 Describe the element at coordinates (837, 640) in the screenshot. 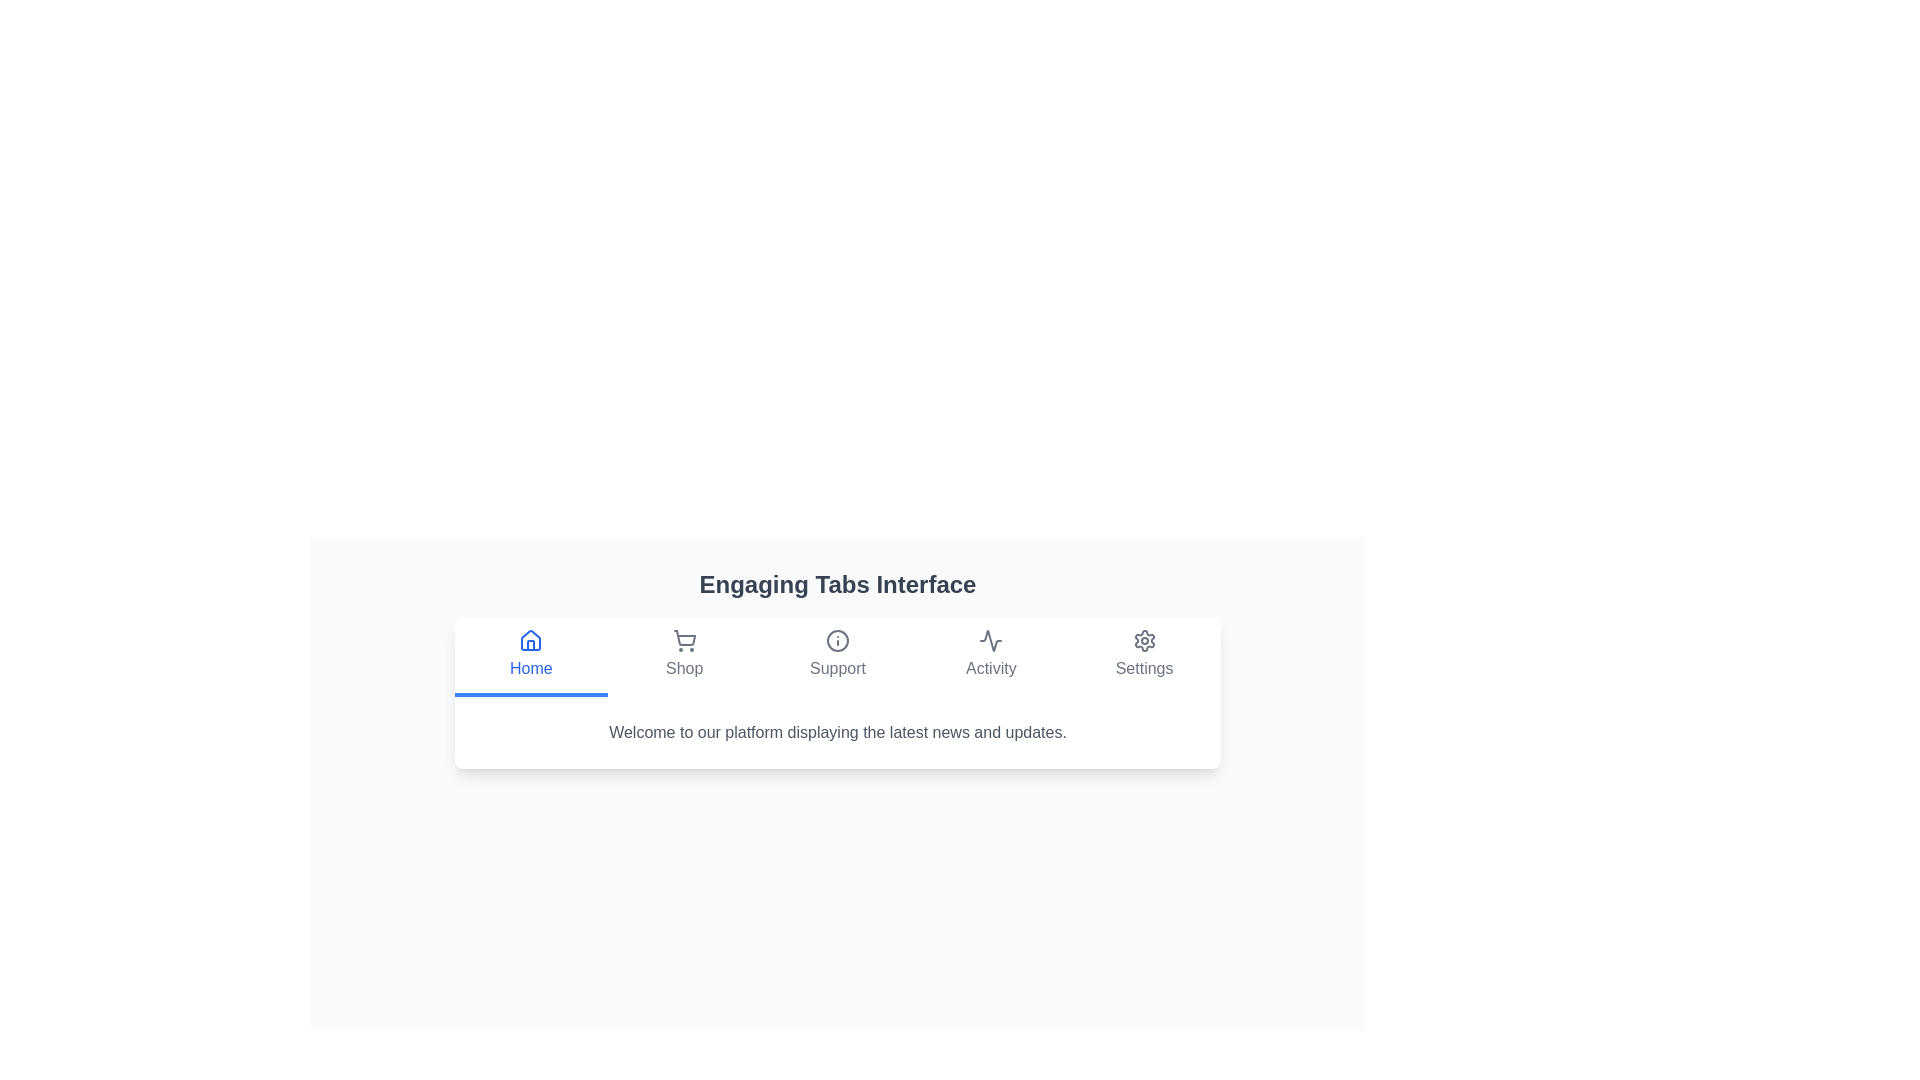

I see `the circular icon in the 'Support' tab of the navigation menu, which is styled with a clean and modern design` at that location.